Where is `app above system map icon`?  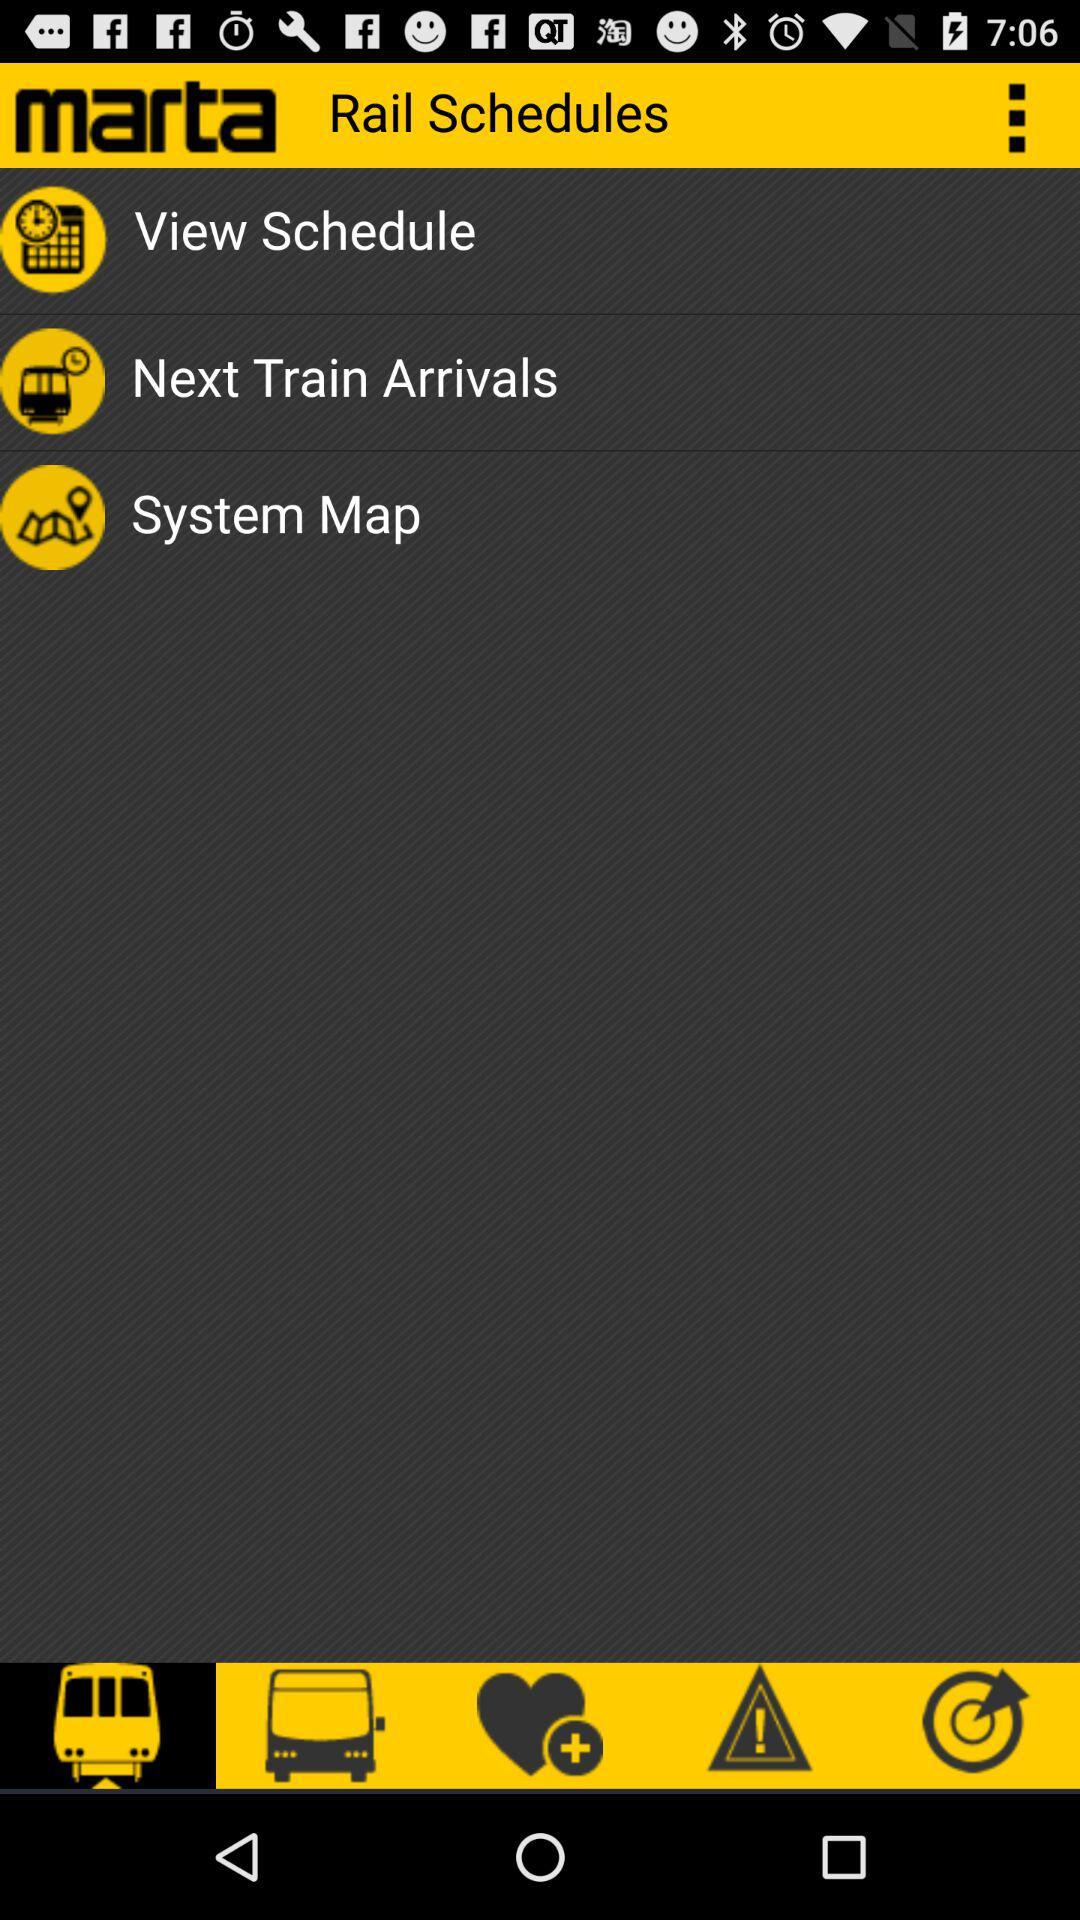 app above system map icon is located at coordinates (343, 382).